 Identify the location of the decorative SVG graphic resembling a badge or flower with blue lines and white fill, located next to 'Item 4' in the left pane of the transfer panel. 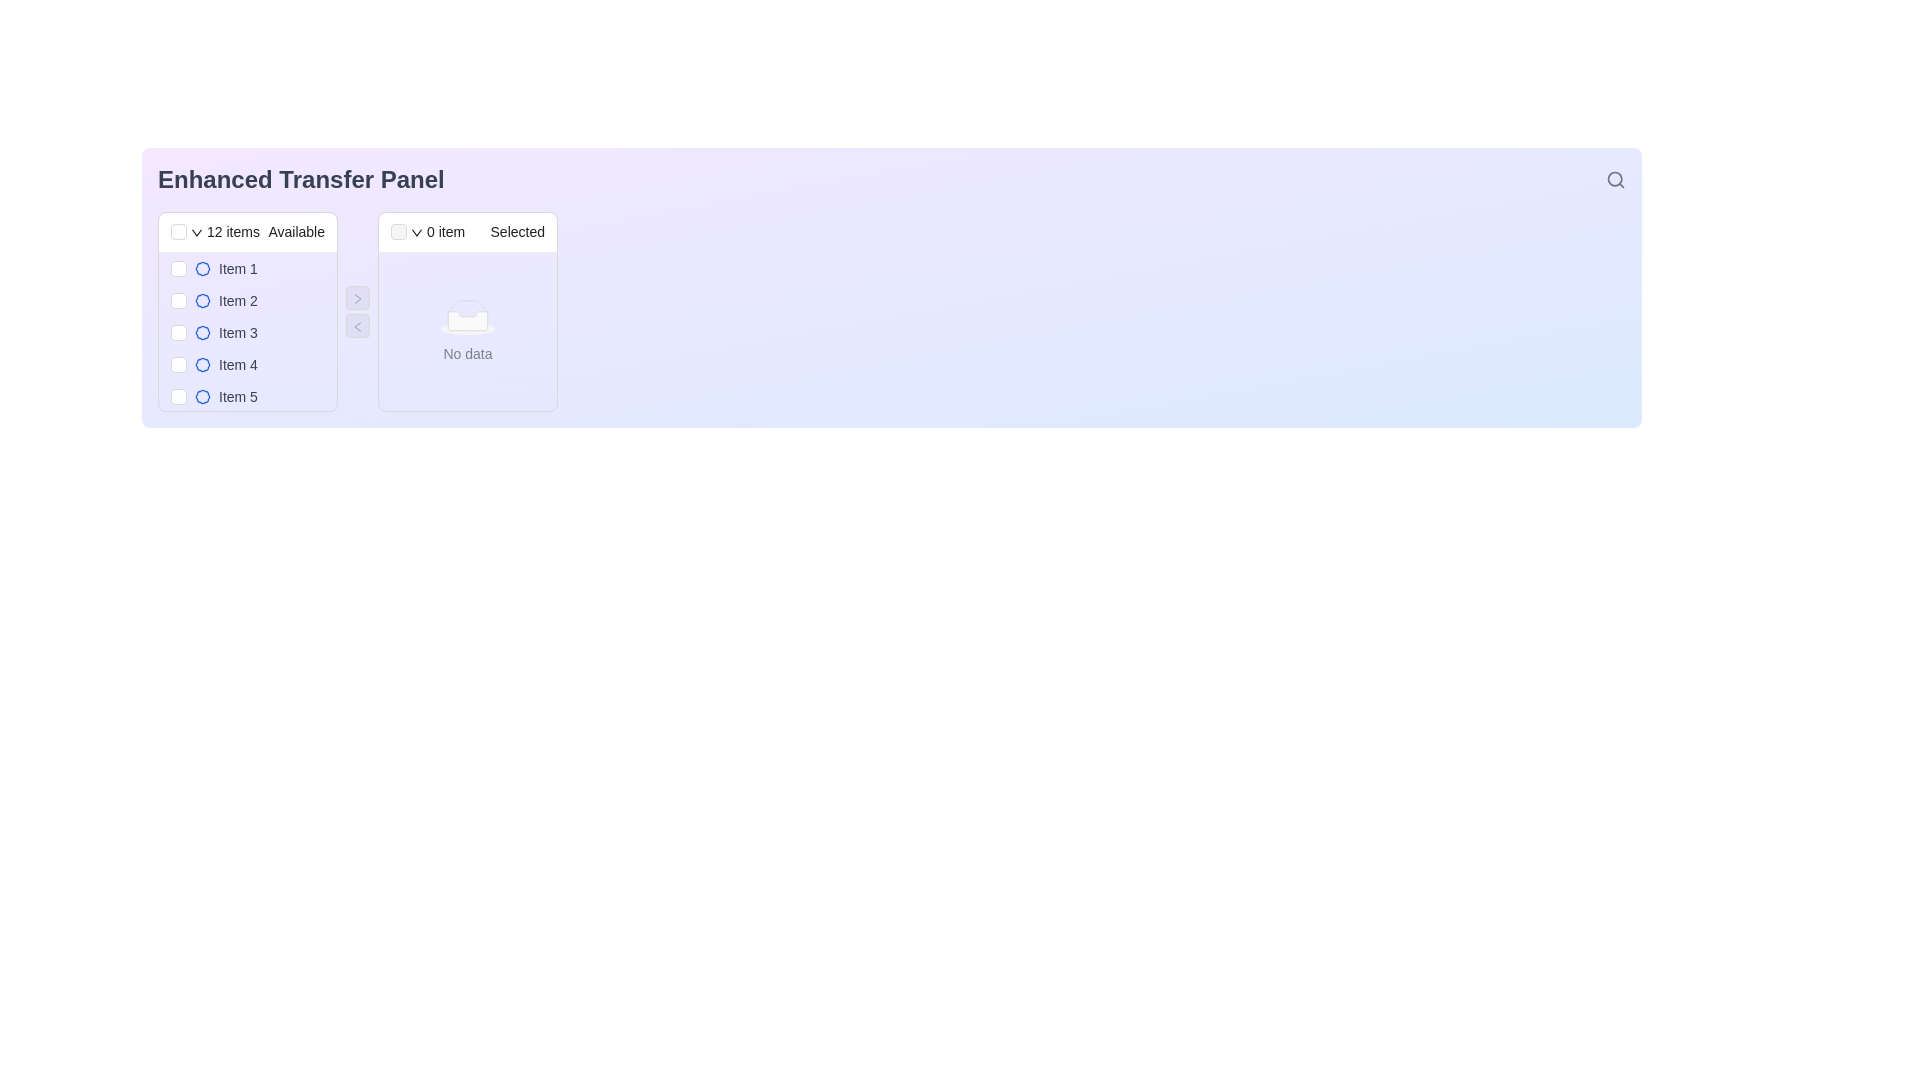
(202, 365).